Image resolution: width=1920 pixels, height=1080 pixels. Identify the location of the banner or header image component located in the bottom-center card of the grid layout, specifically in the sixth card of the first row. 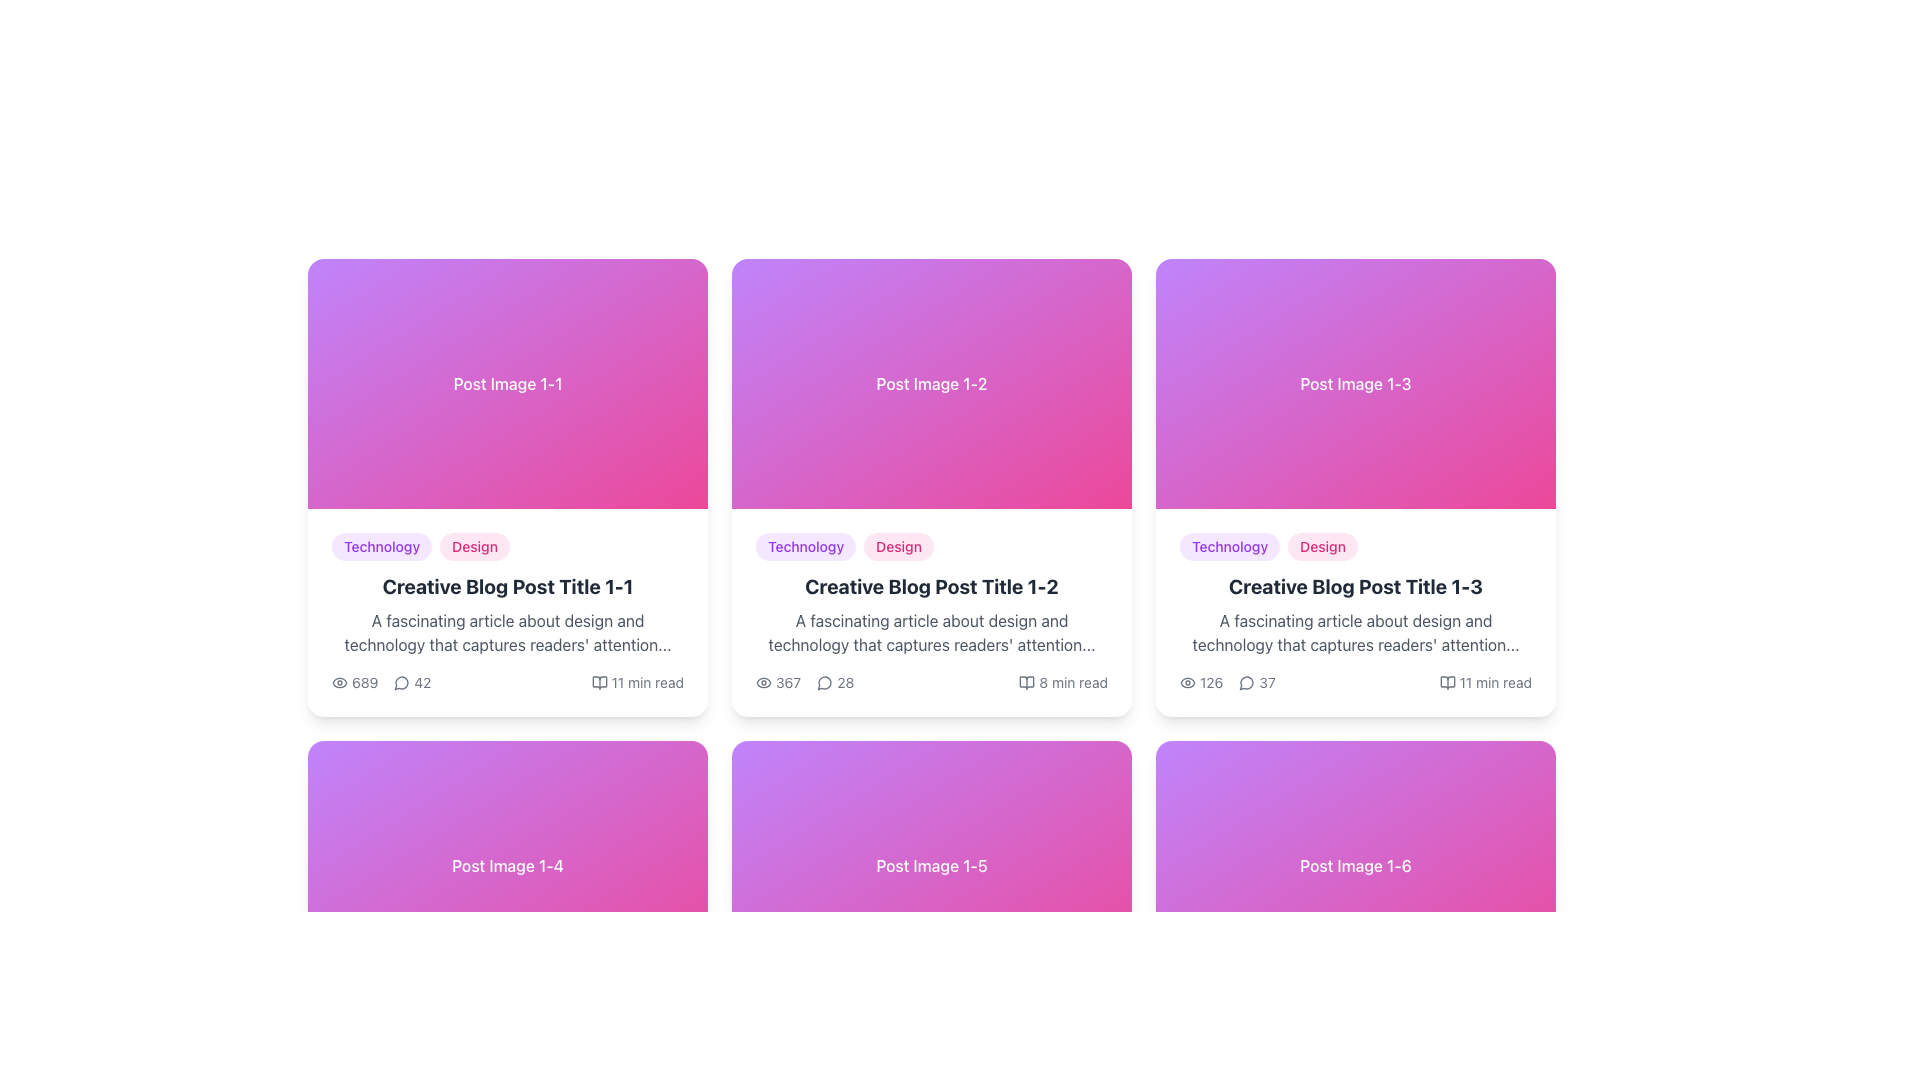
(1356, 865).